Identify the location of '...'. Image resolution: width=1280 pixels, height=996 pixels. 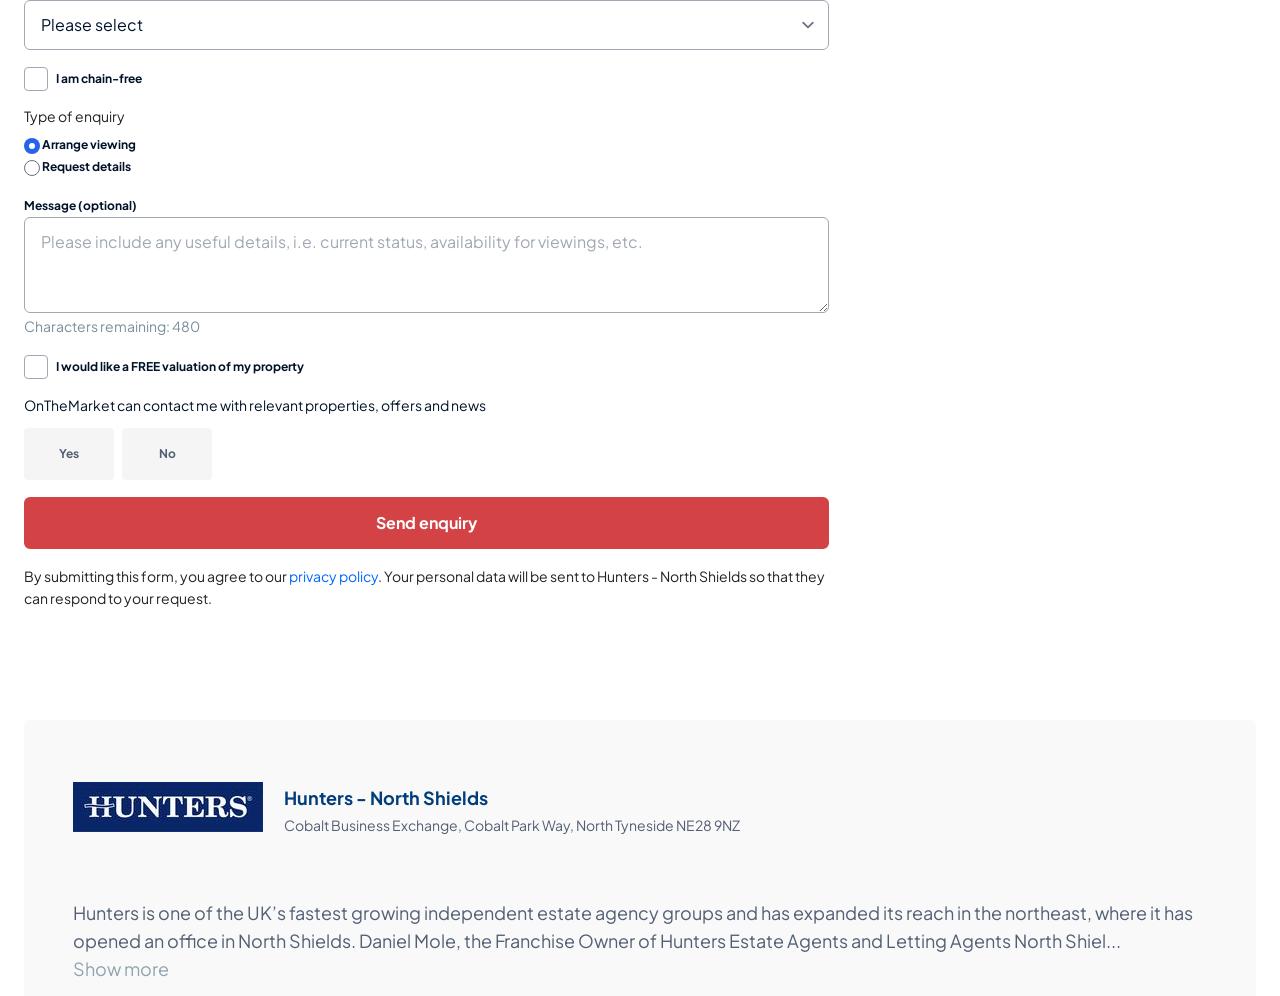
(1105, 940).